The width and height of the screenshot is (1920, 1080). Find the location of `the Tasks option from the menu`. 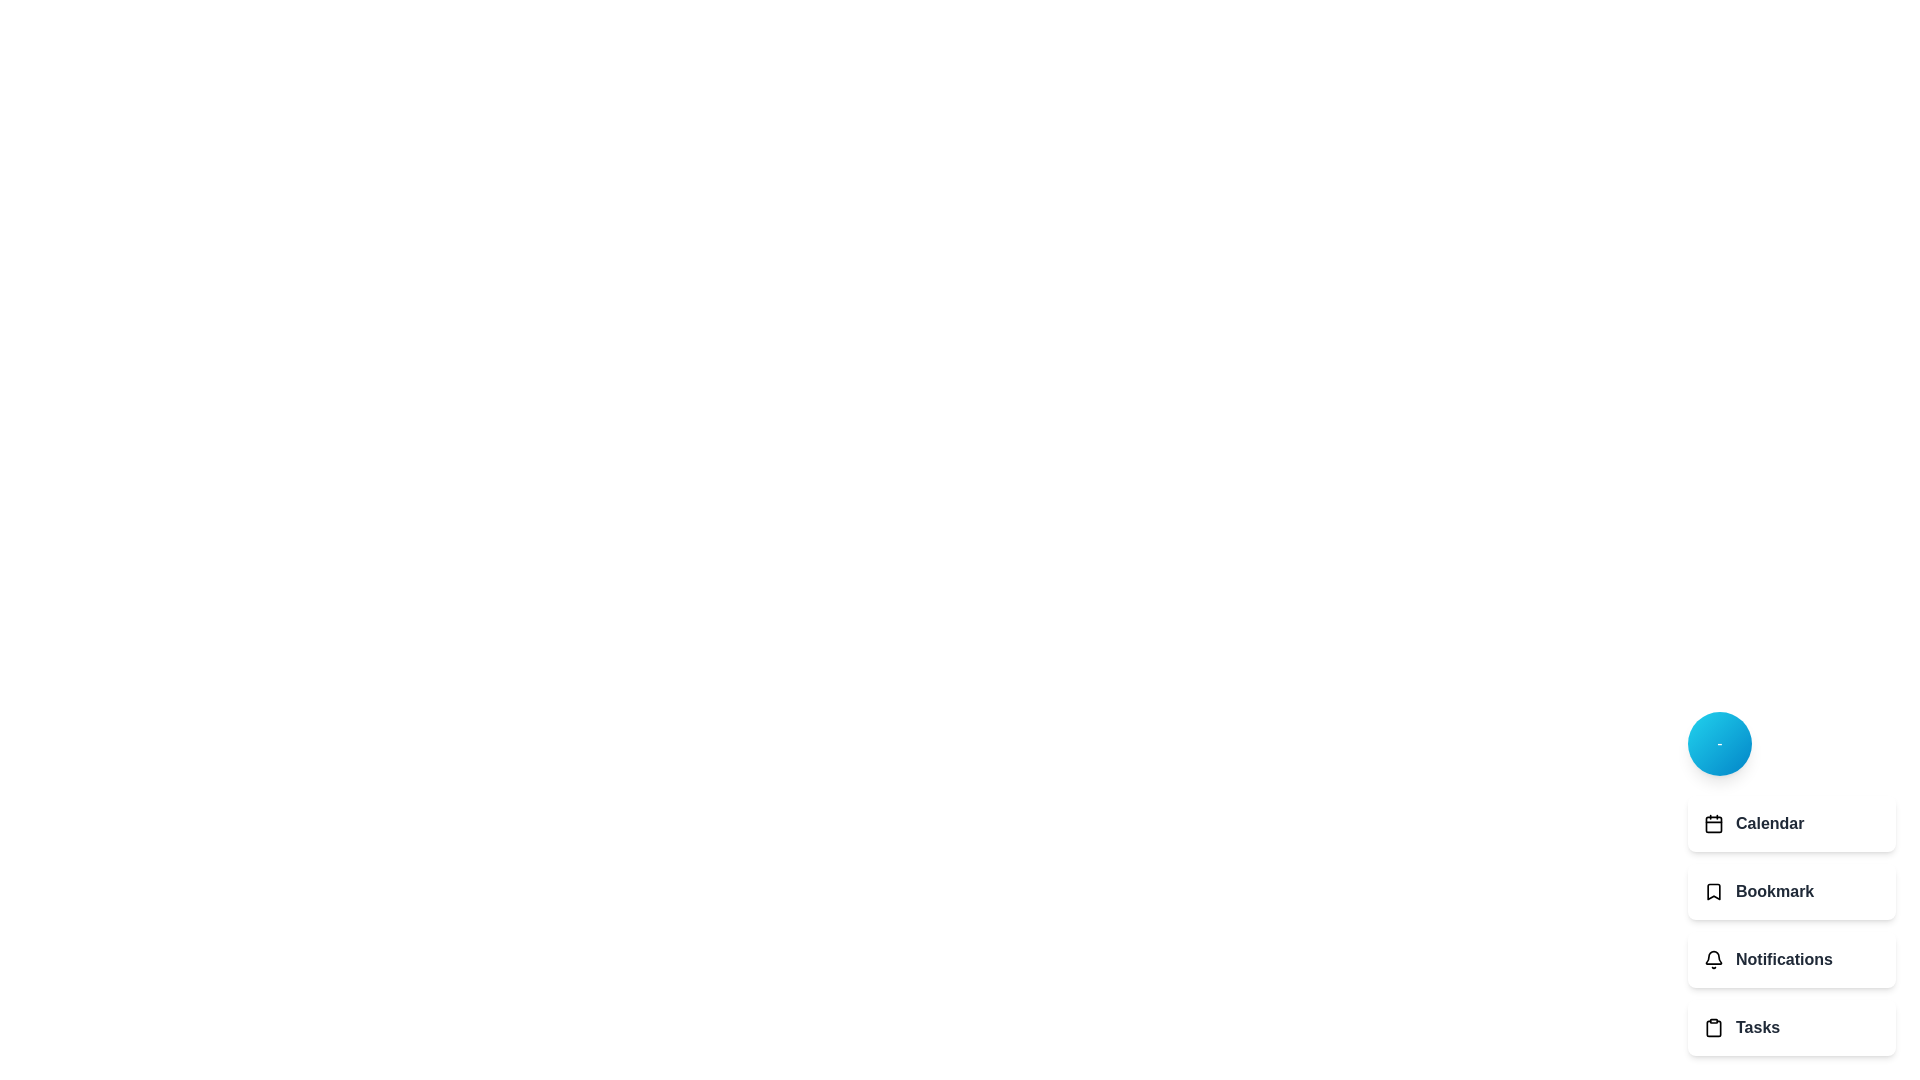

the Tasks option from the menu is located at coordinates (1791, 1028).